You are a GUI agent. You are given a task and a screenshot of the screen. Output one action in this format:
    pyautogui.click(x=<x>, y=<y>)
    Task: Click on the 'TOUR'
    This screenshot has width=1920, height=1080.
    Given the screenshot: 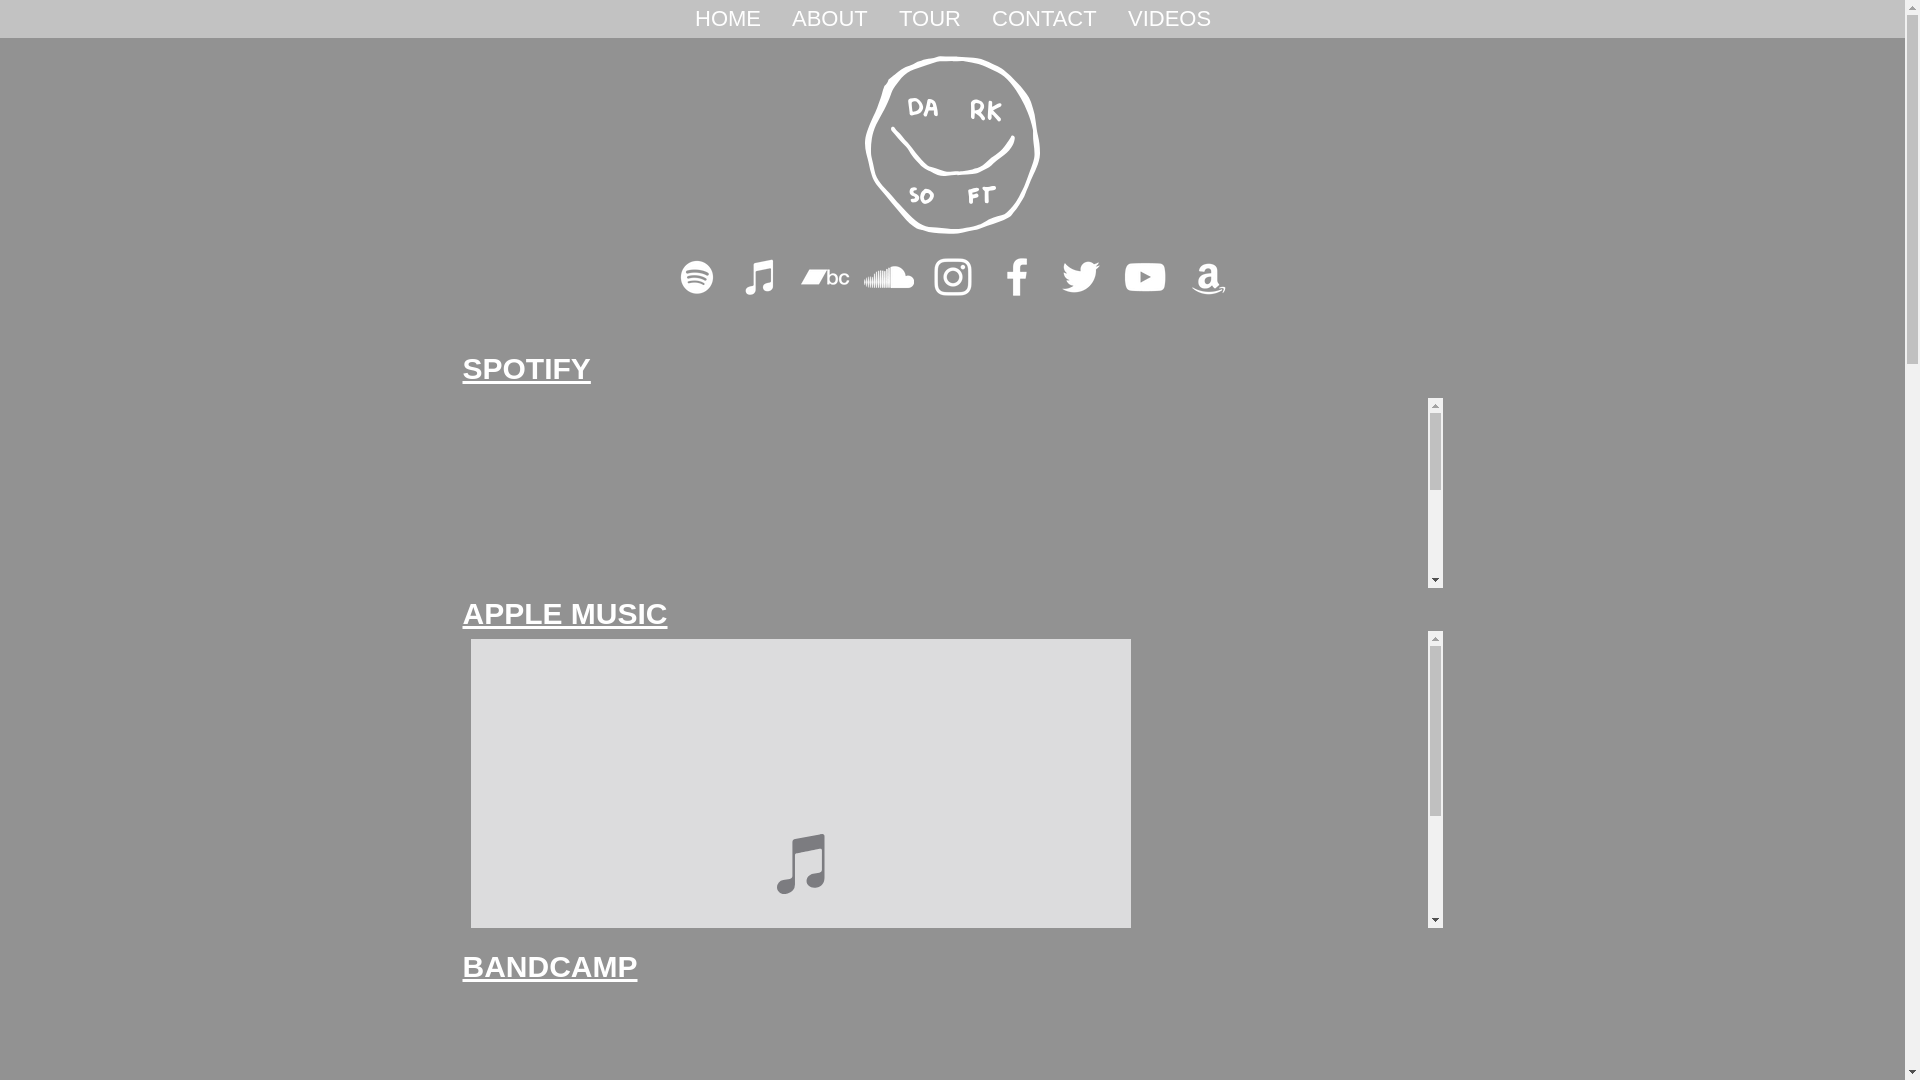 What is the action you would take?
    pyautogui.click(x=882, y=19)
    